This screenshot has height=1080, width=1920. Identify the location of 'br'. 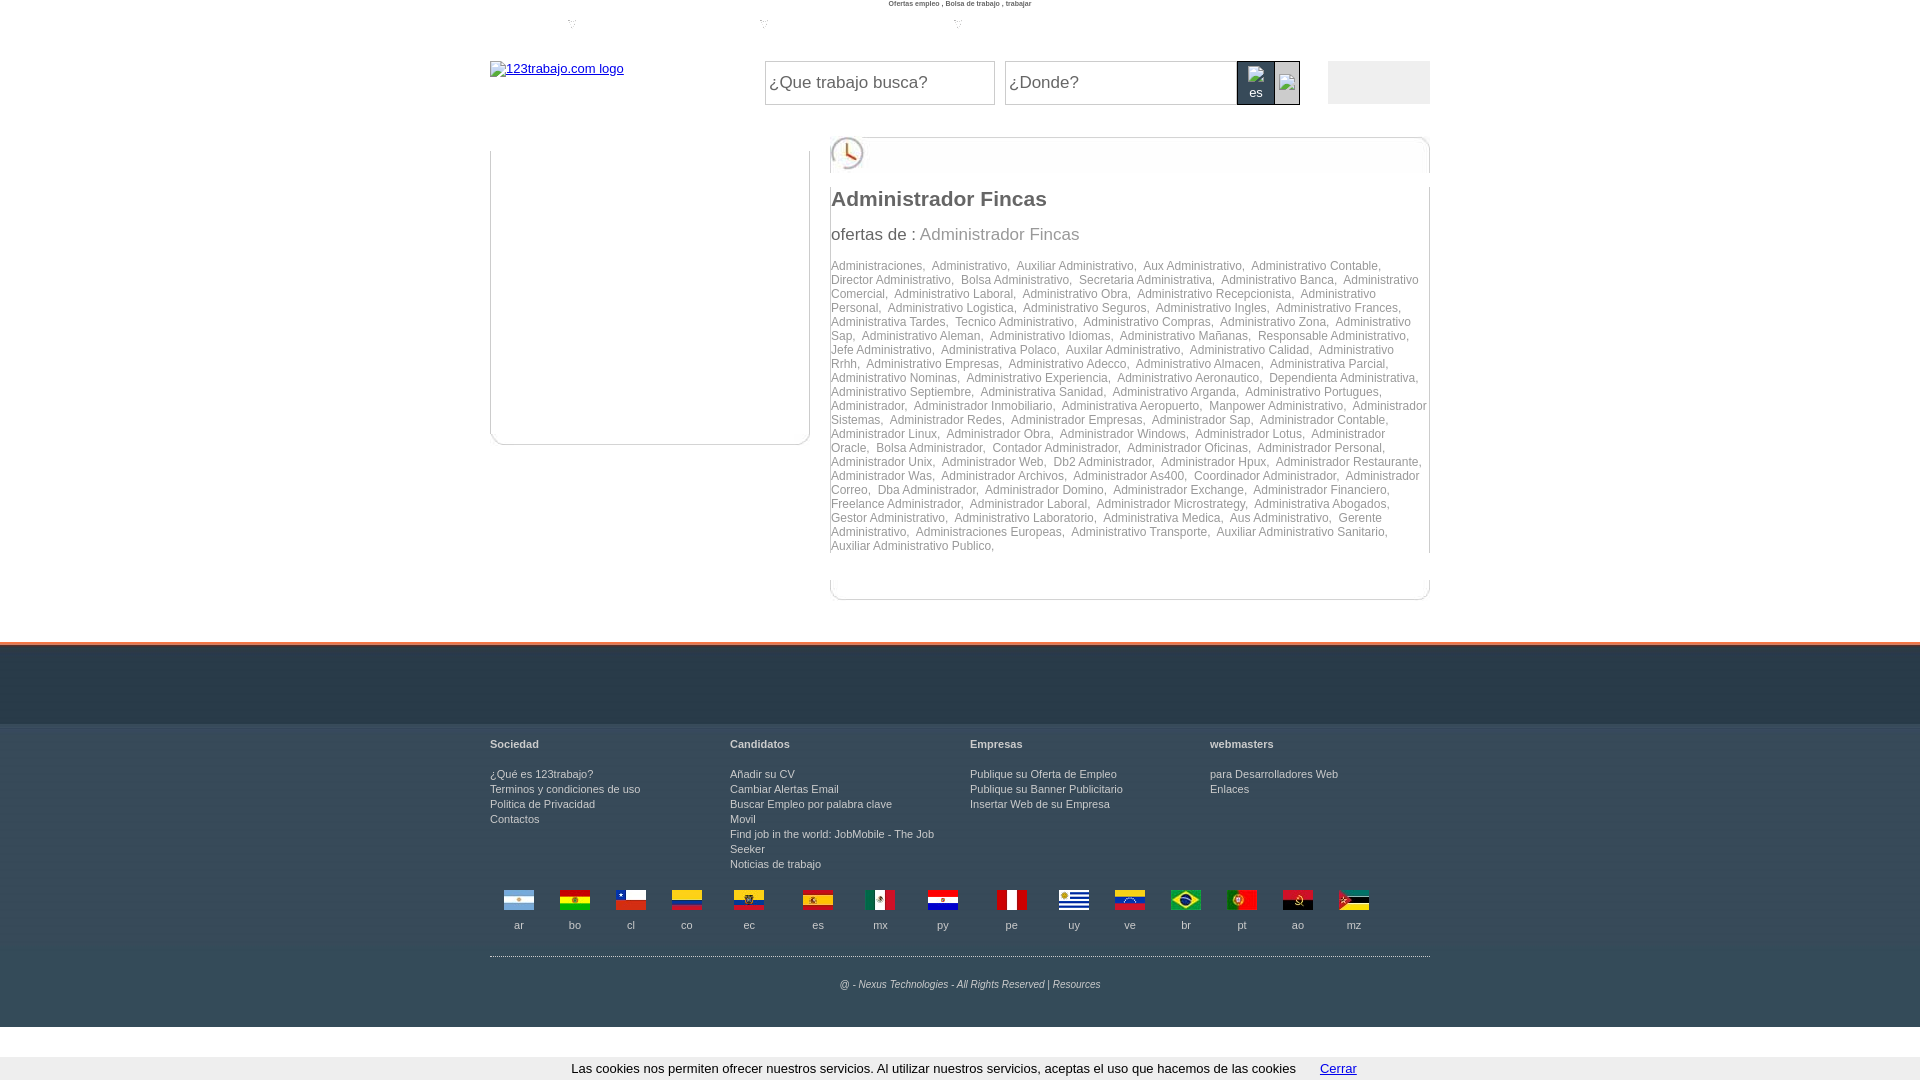
(1185, 925).